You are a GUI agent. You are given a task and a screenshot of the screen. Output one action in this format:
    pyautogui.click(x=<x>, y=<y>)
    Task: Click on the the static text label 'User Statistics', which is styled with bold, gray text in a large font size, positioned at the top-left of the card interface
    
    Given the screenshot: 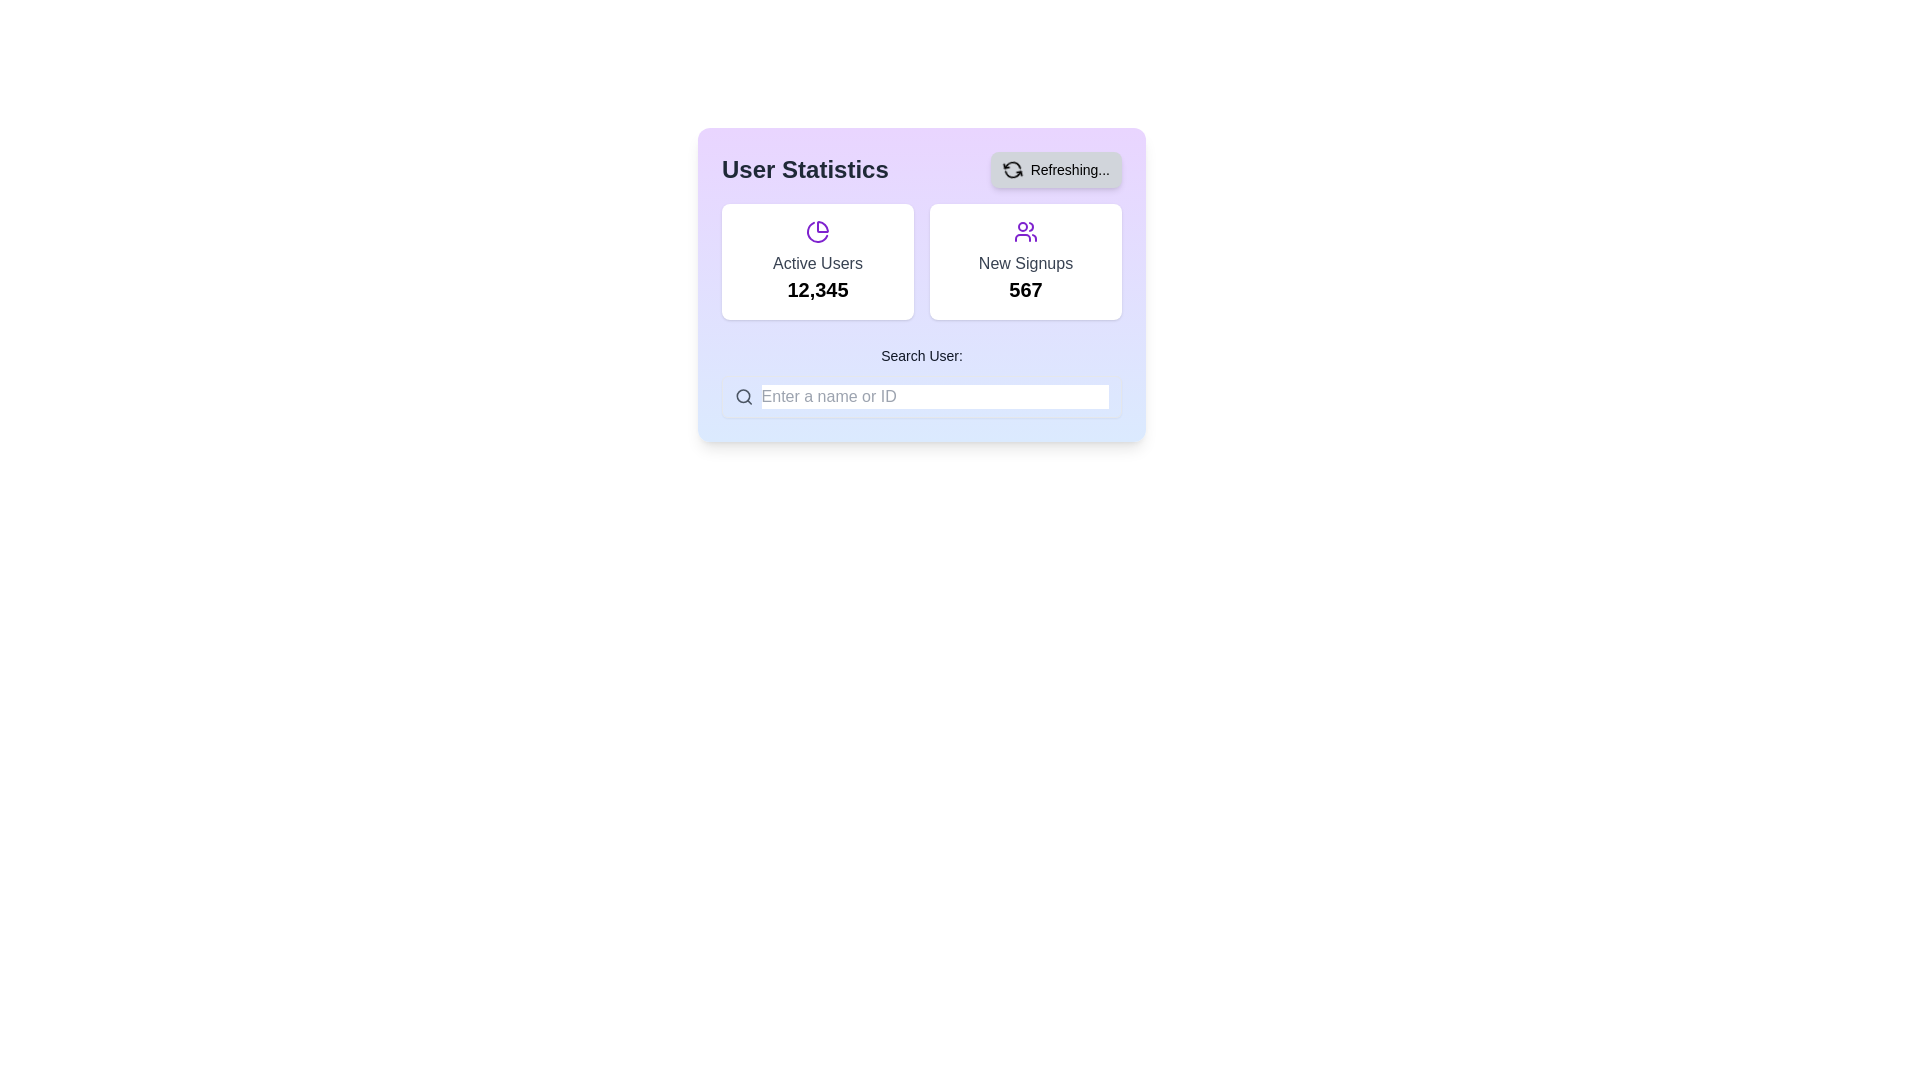 What is the action you would take?
    pyautogui.click(x=805, y=168)
    